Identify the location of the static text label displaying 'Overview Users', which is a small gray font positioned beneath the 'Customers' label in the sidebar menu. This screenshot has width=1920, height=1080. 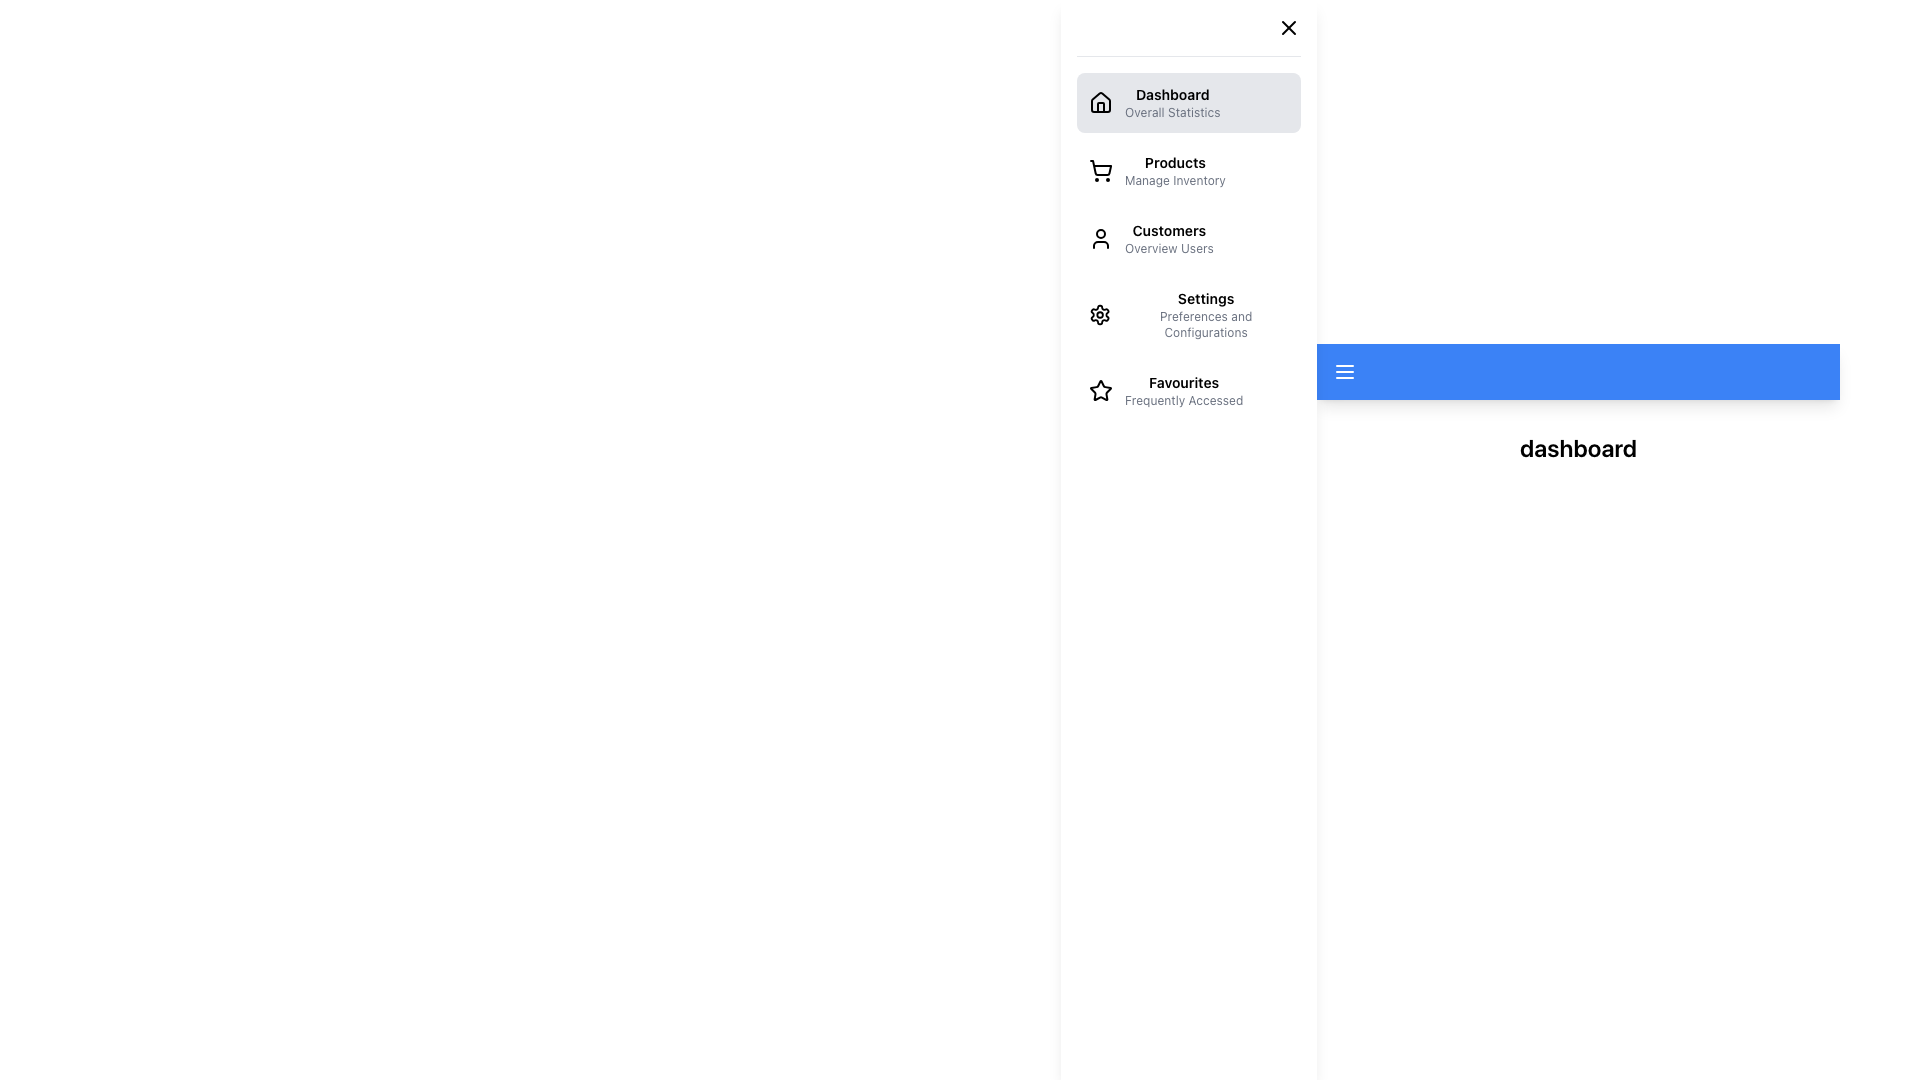
(1169, 248).